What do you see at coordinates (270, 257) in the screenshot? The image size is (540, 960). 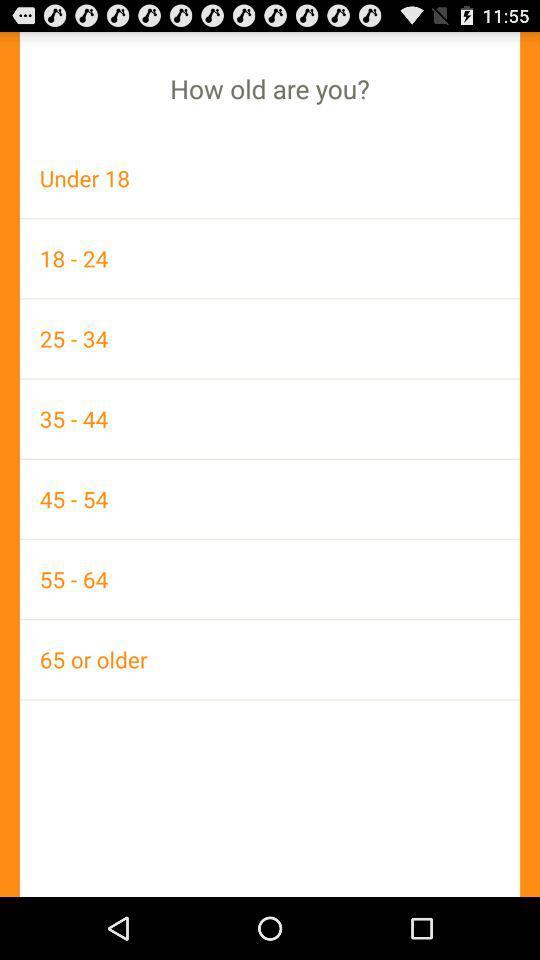 I see `the 18 - 24 app` at bounding box center [270, 257].